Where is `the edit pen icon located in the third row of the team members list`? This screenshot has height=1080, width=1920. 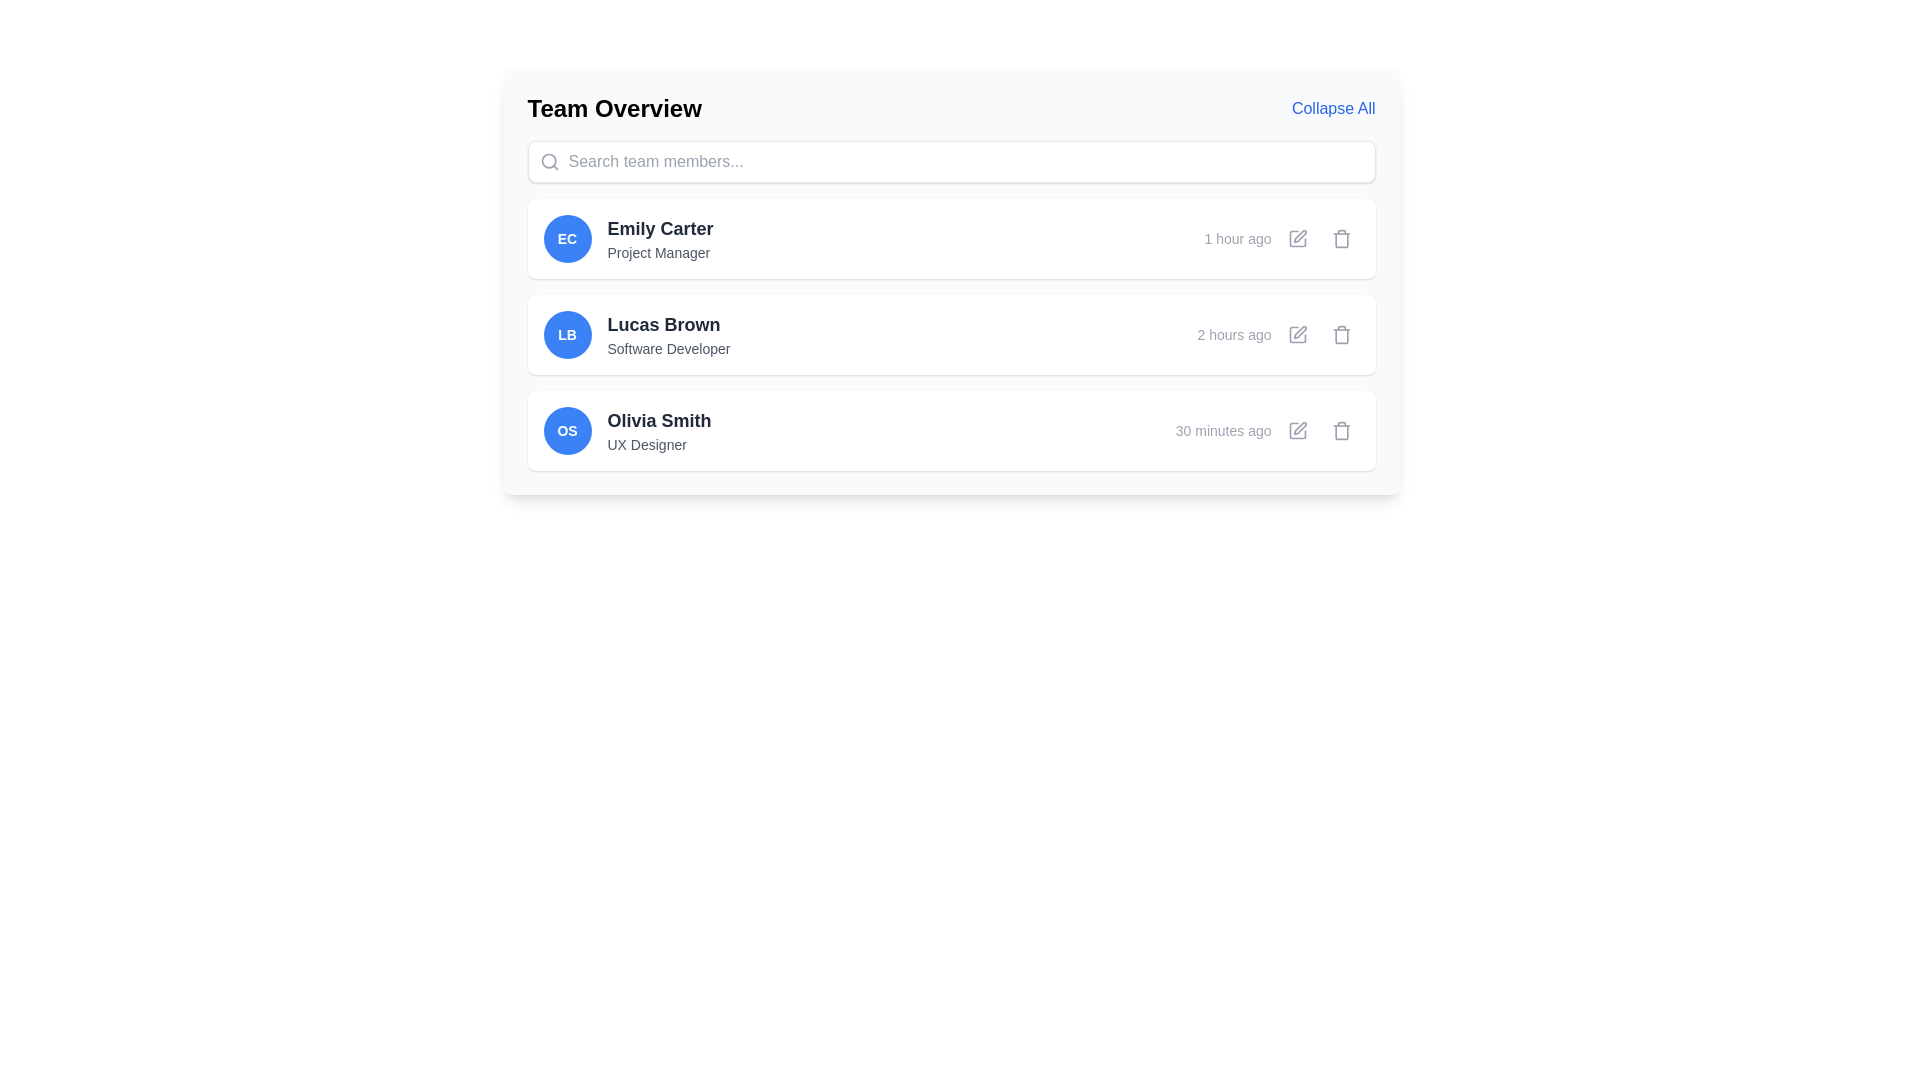 the edit pen icon located in the third row of the team members list is located at coordinates (1299, 427).